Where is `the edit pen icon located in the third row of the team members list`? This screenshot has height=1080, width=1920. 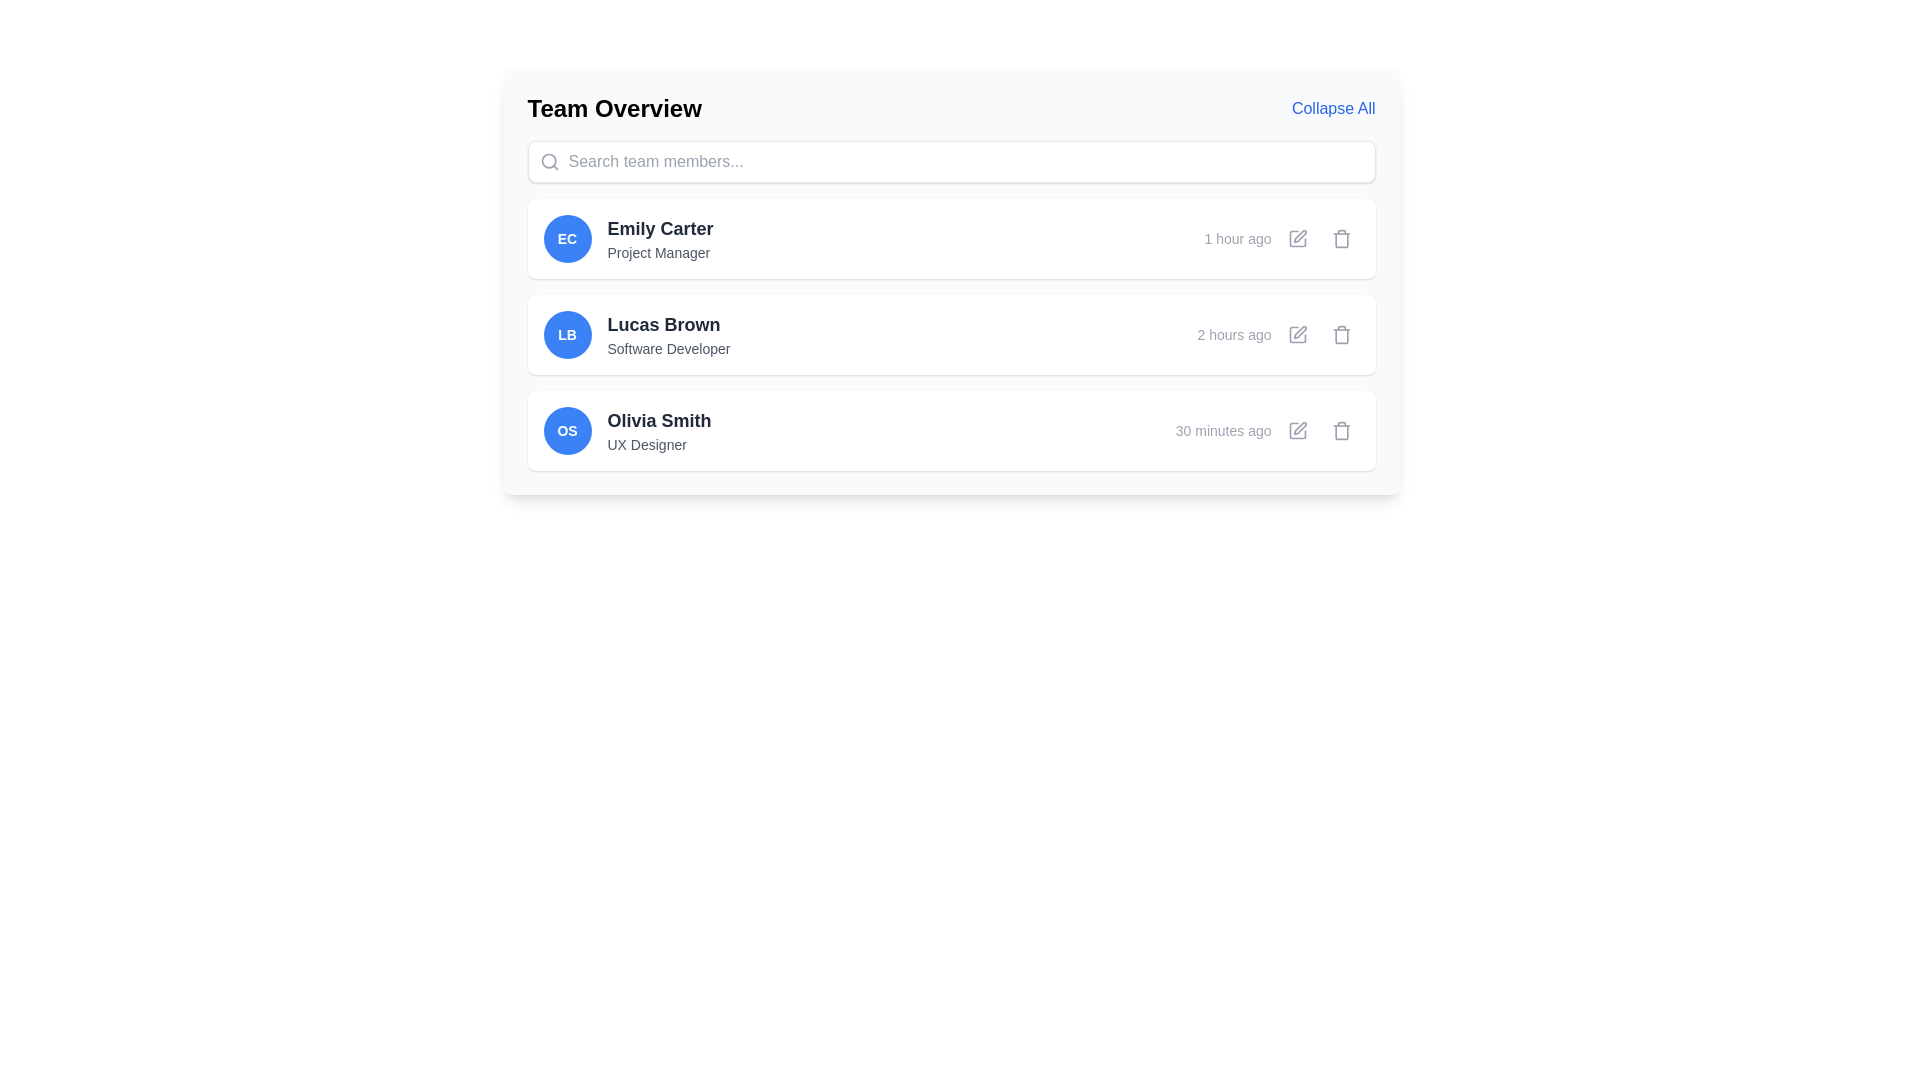 the edit pen icon located in the third row of the team members list is located at coordinates (1299, 427).